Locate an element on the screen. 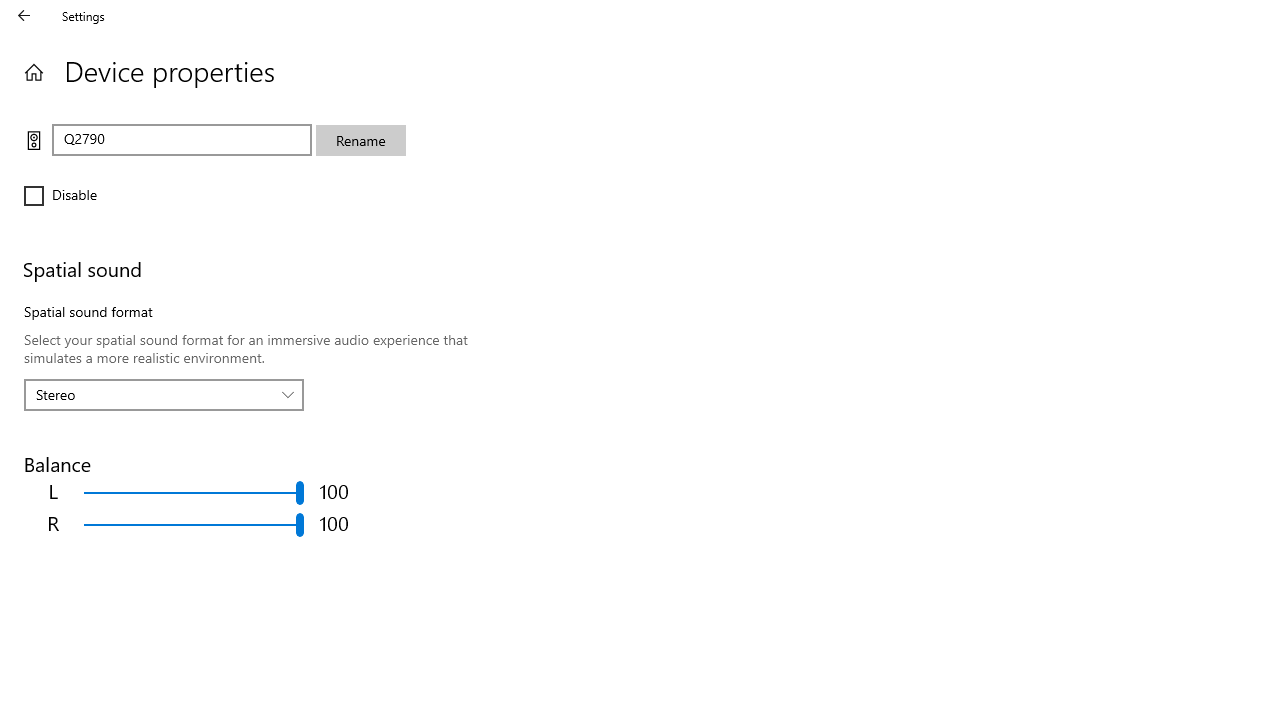  'Adjust right audio balance' is located at coordinates (194, 523).